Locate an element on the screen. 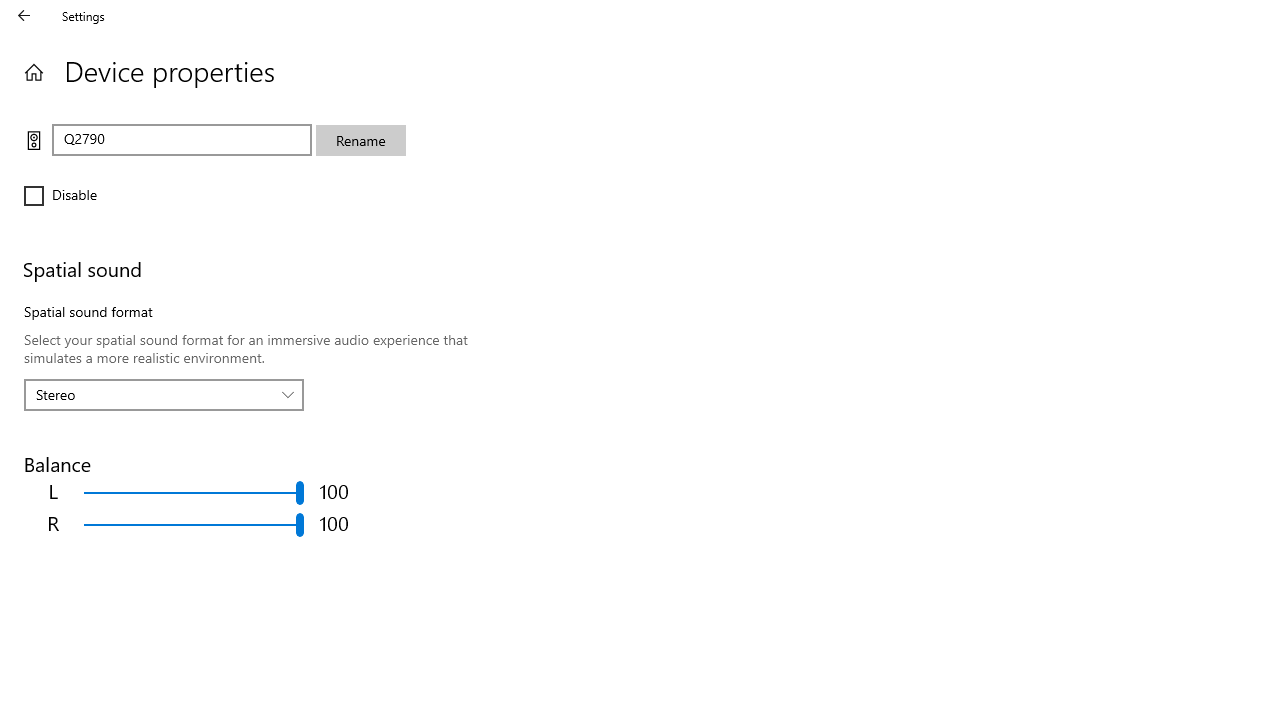  'Adjust right audio balance' is located at coordinates (194, 523).